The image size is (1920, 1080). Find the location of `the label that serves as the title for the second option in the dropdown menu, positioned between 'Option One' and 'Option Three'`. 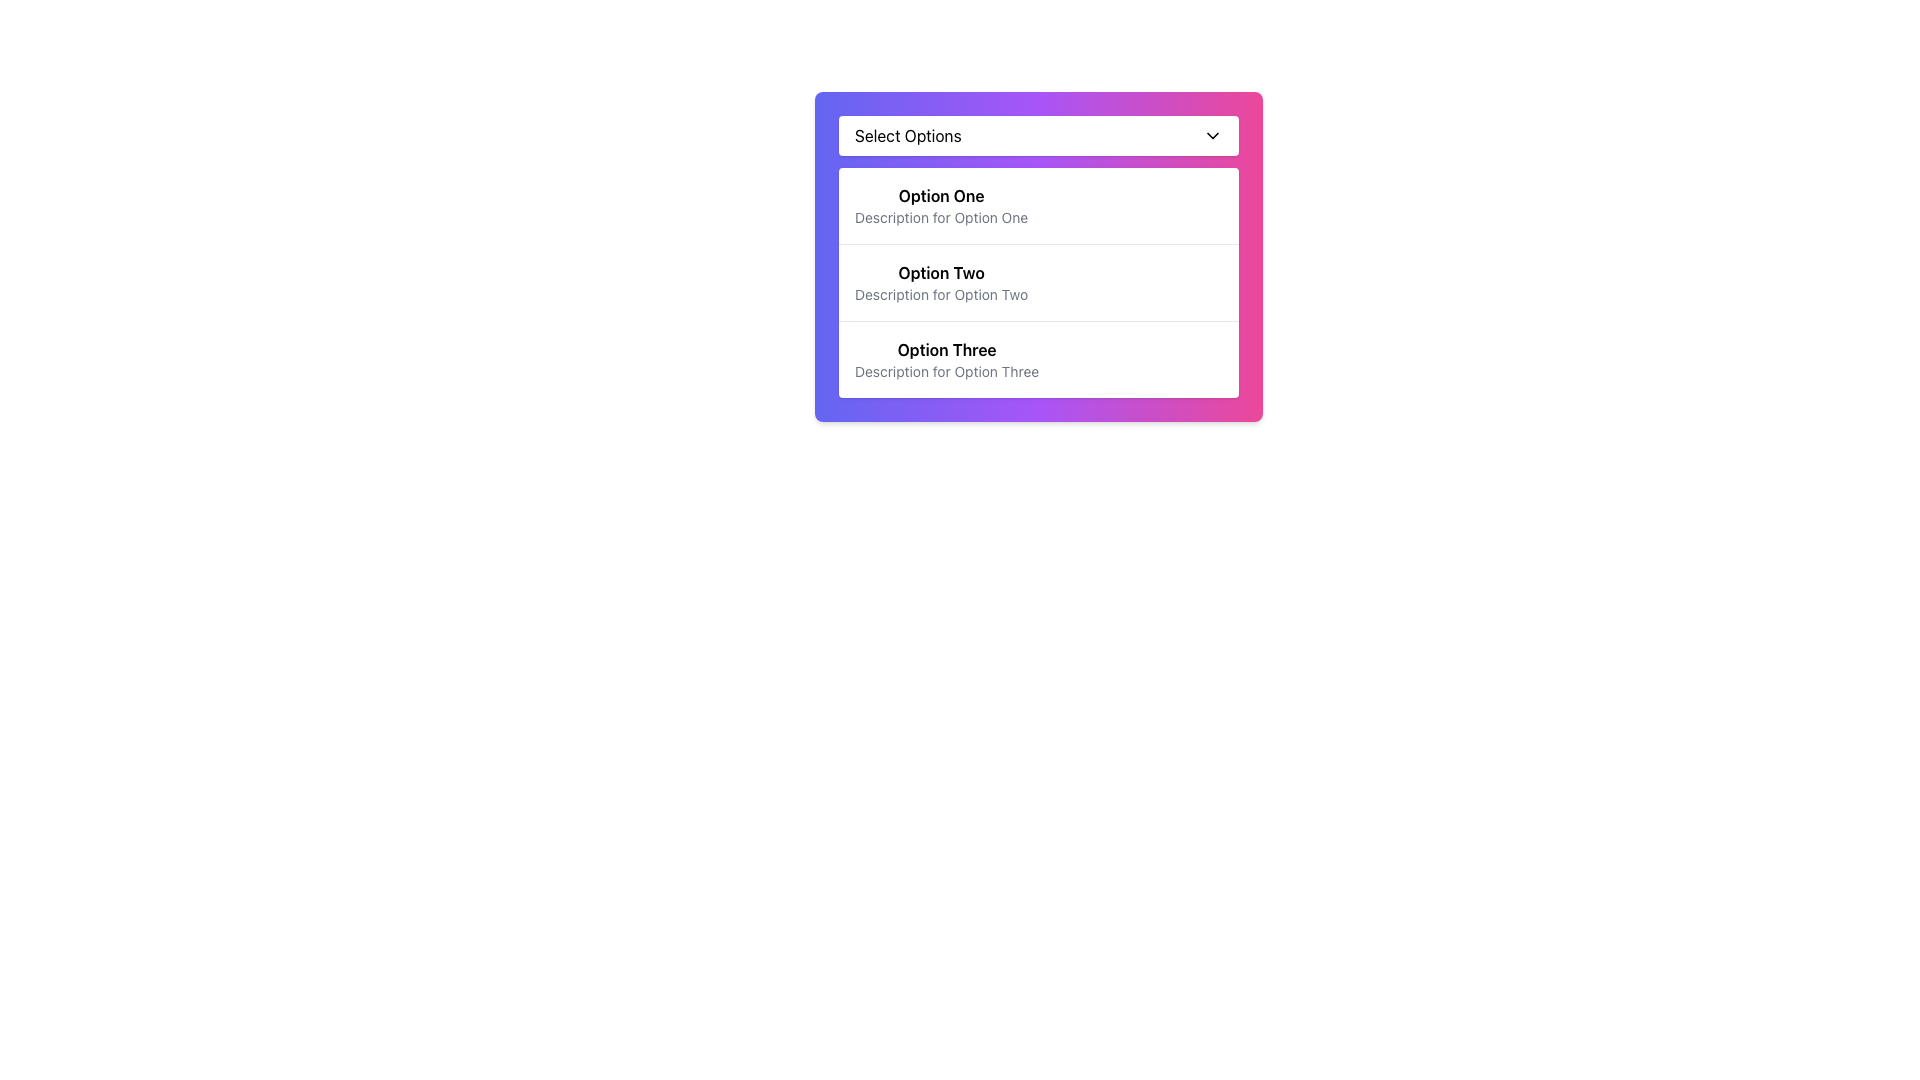

the label that serves as the title for the second option in the dropdown menu, positioned between 'Option One' and 'Option Three' is located at coordinates (940, 273).